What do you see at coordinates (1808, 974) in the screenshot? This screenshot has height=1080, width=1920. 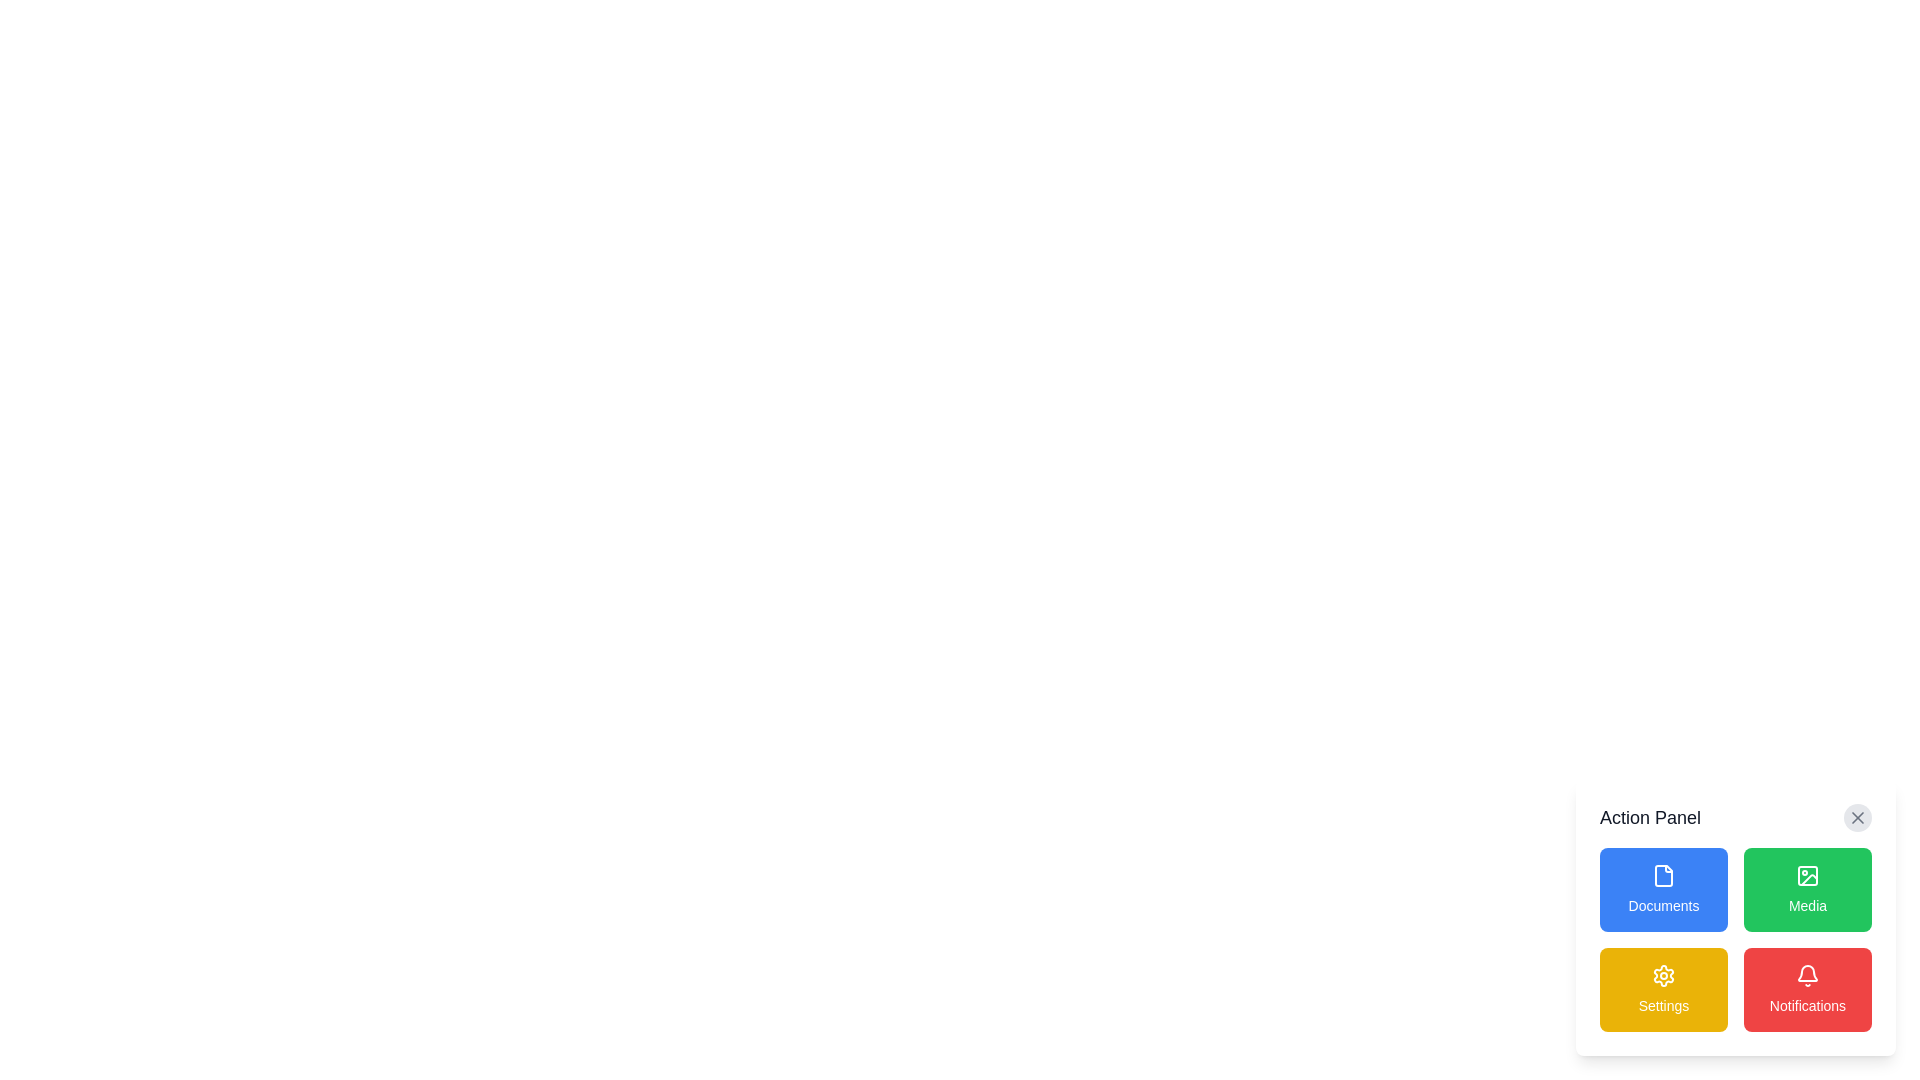 I see `the bell icon located at the top center of the 'Notifications' button` at bounding box center [1808, 974].